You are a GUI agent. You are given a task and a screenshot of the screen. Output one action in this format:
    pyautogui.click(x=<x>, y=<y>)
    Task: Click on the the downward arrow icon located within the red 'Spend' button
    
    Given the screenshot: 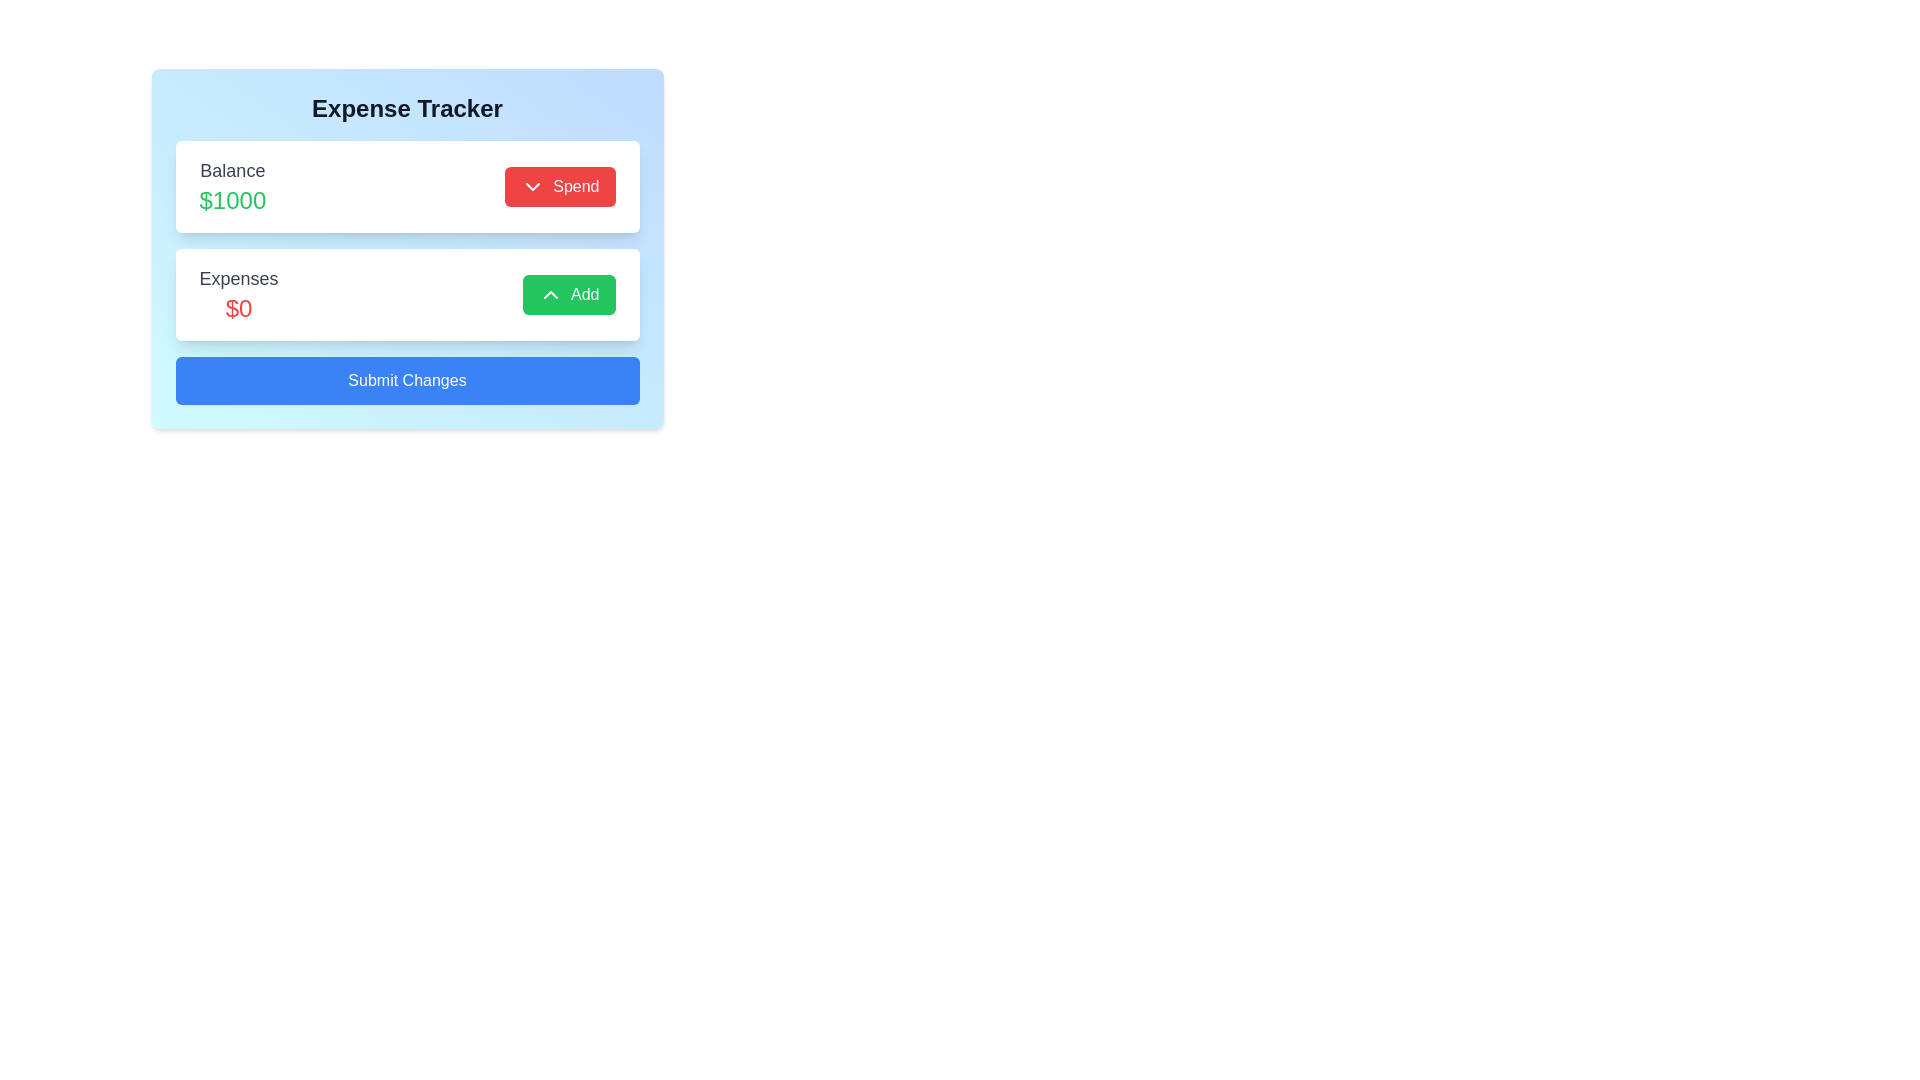 What is the action you would take?
    pyautogui.click(x=533, y=186)
    